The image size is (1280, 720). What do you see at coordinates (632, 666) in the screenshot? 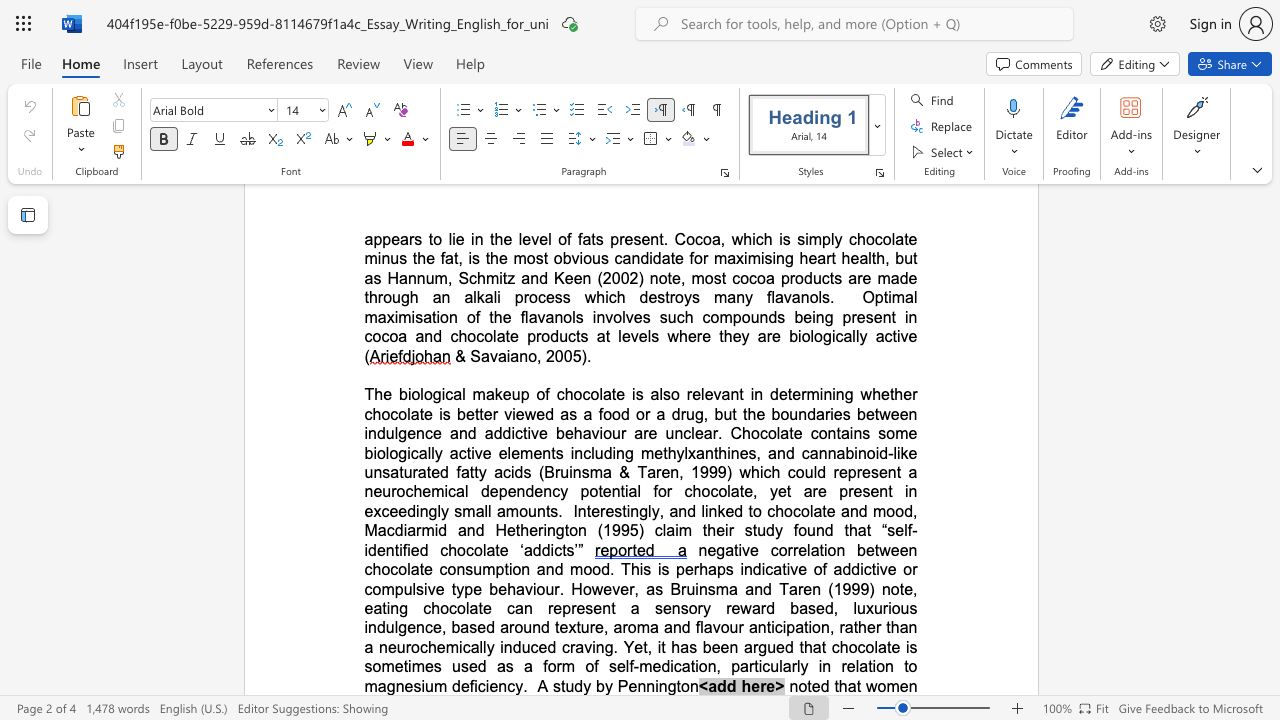
I see `the subset text "-medication, particularly in relation to magnesium defi" within the text "is sometimes used as a form of self-medication, particularly in relation to magnesium deficiency"` at bounding box center [632, 666].